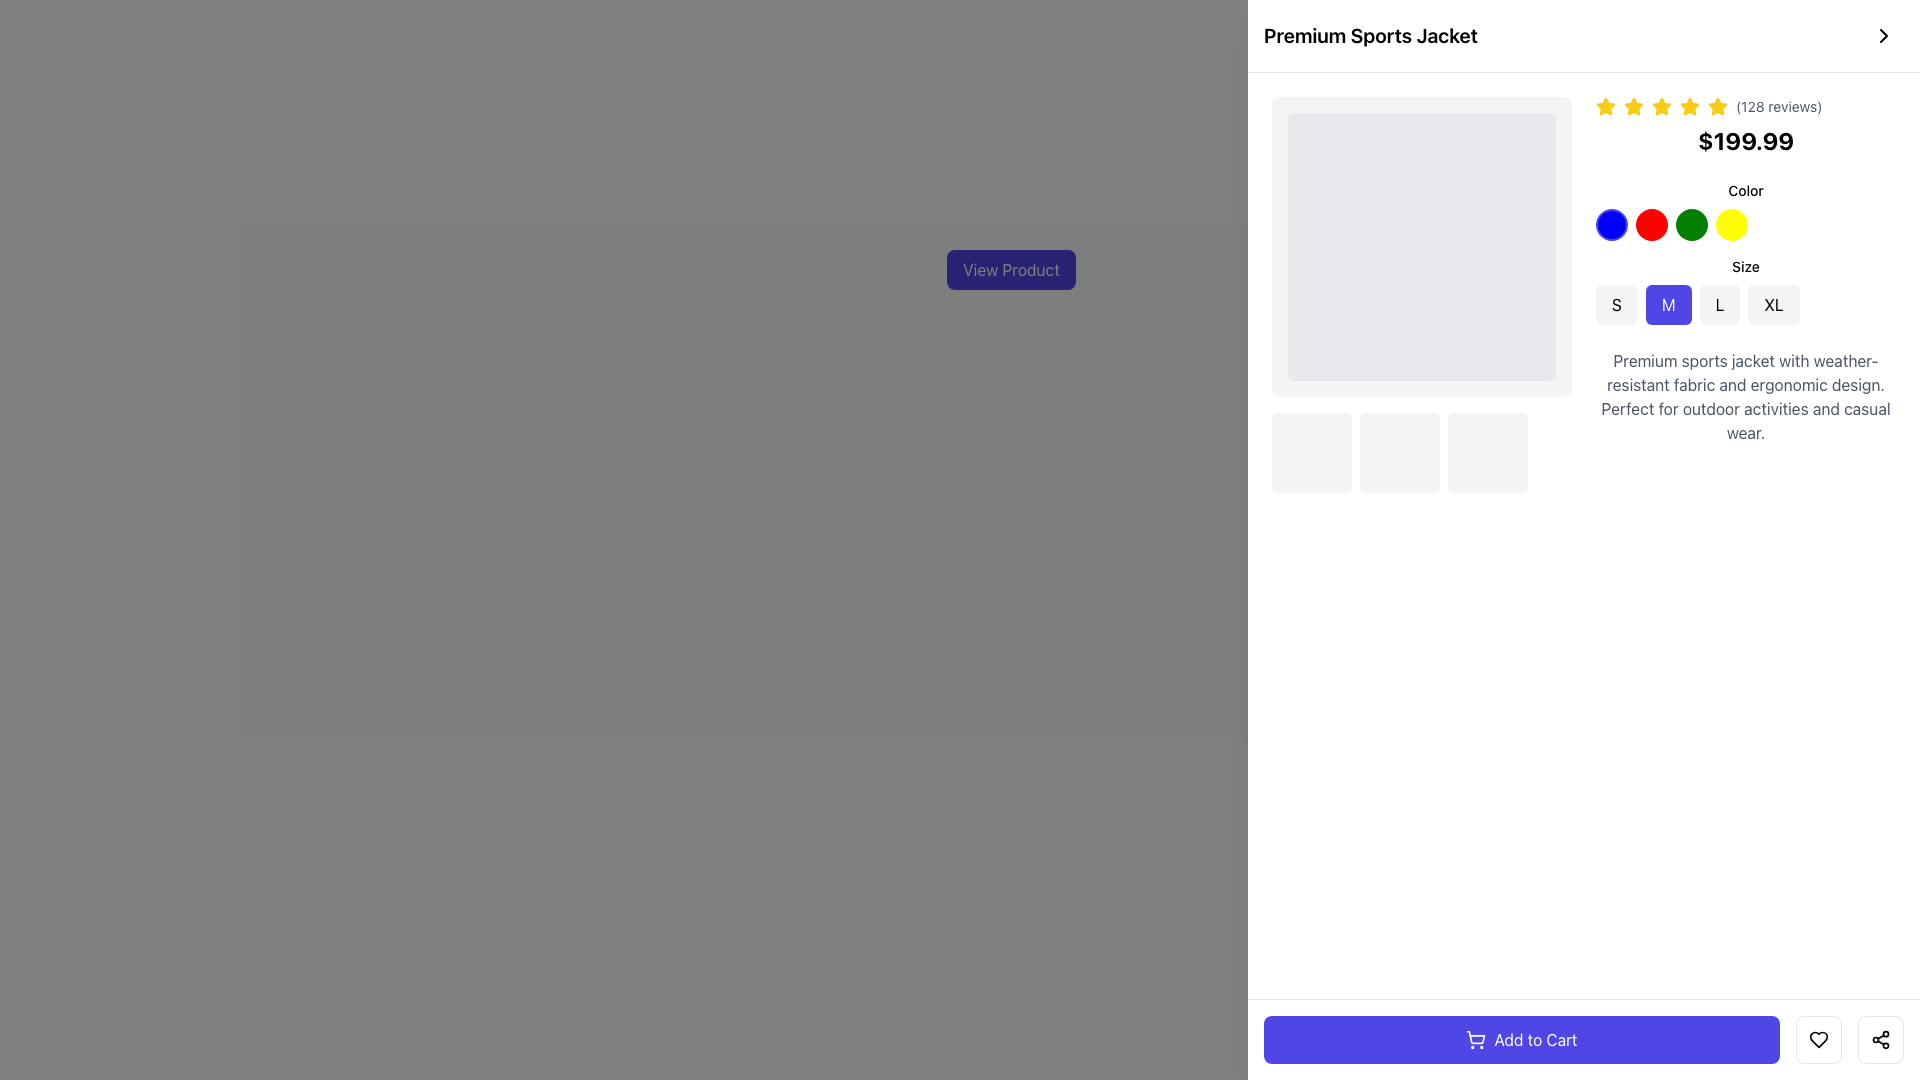 Image resolution: width=1920 pixels, height=1080 pixels. I want to click on the fourth yellow star-shaped rating icon to provide a rating, located above the price information and below the product title 'Premium Sports Jacket', so click(1661, 107).